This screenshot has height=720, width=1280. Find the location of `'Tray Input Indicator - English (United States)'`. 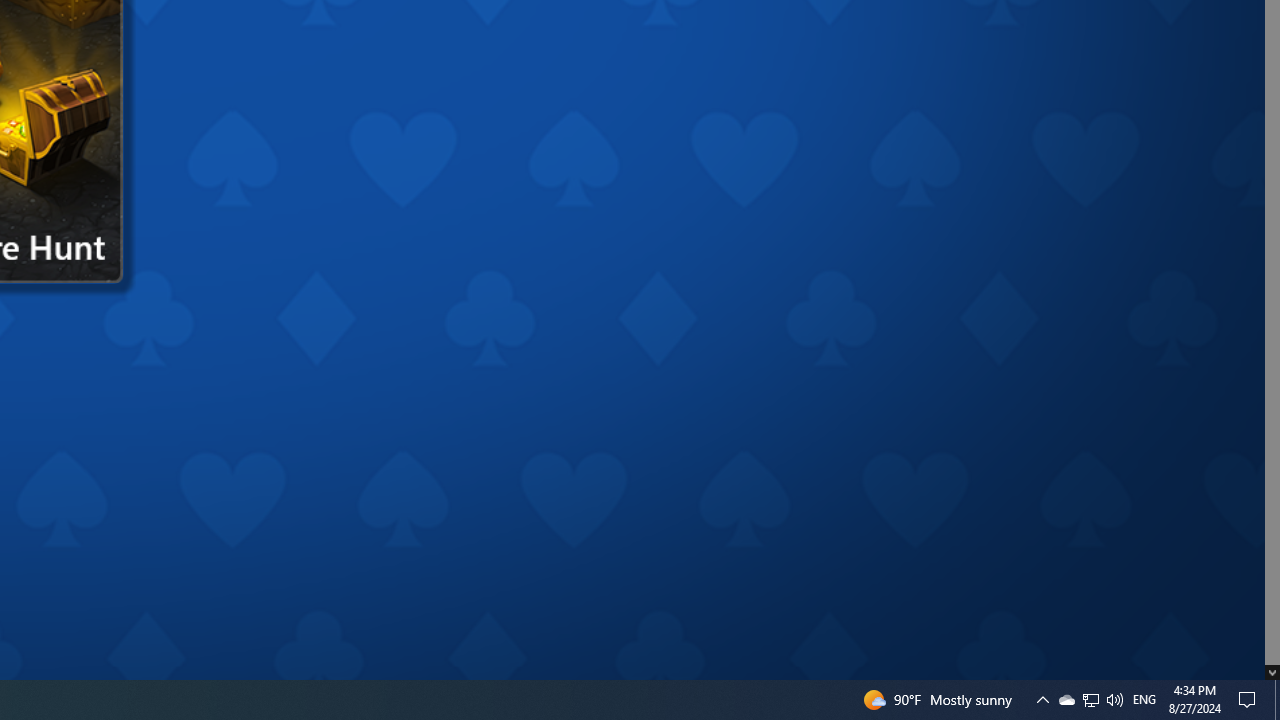

'Tray Input Indicator - English (United States)' is located at coordinates (1144, 698).